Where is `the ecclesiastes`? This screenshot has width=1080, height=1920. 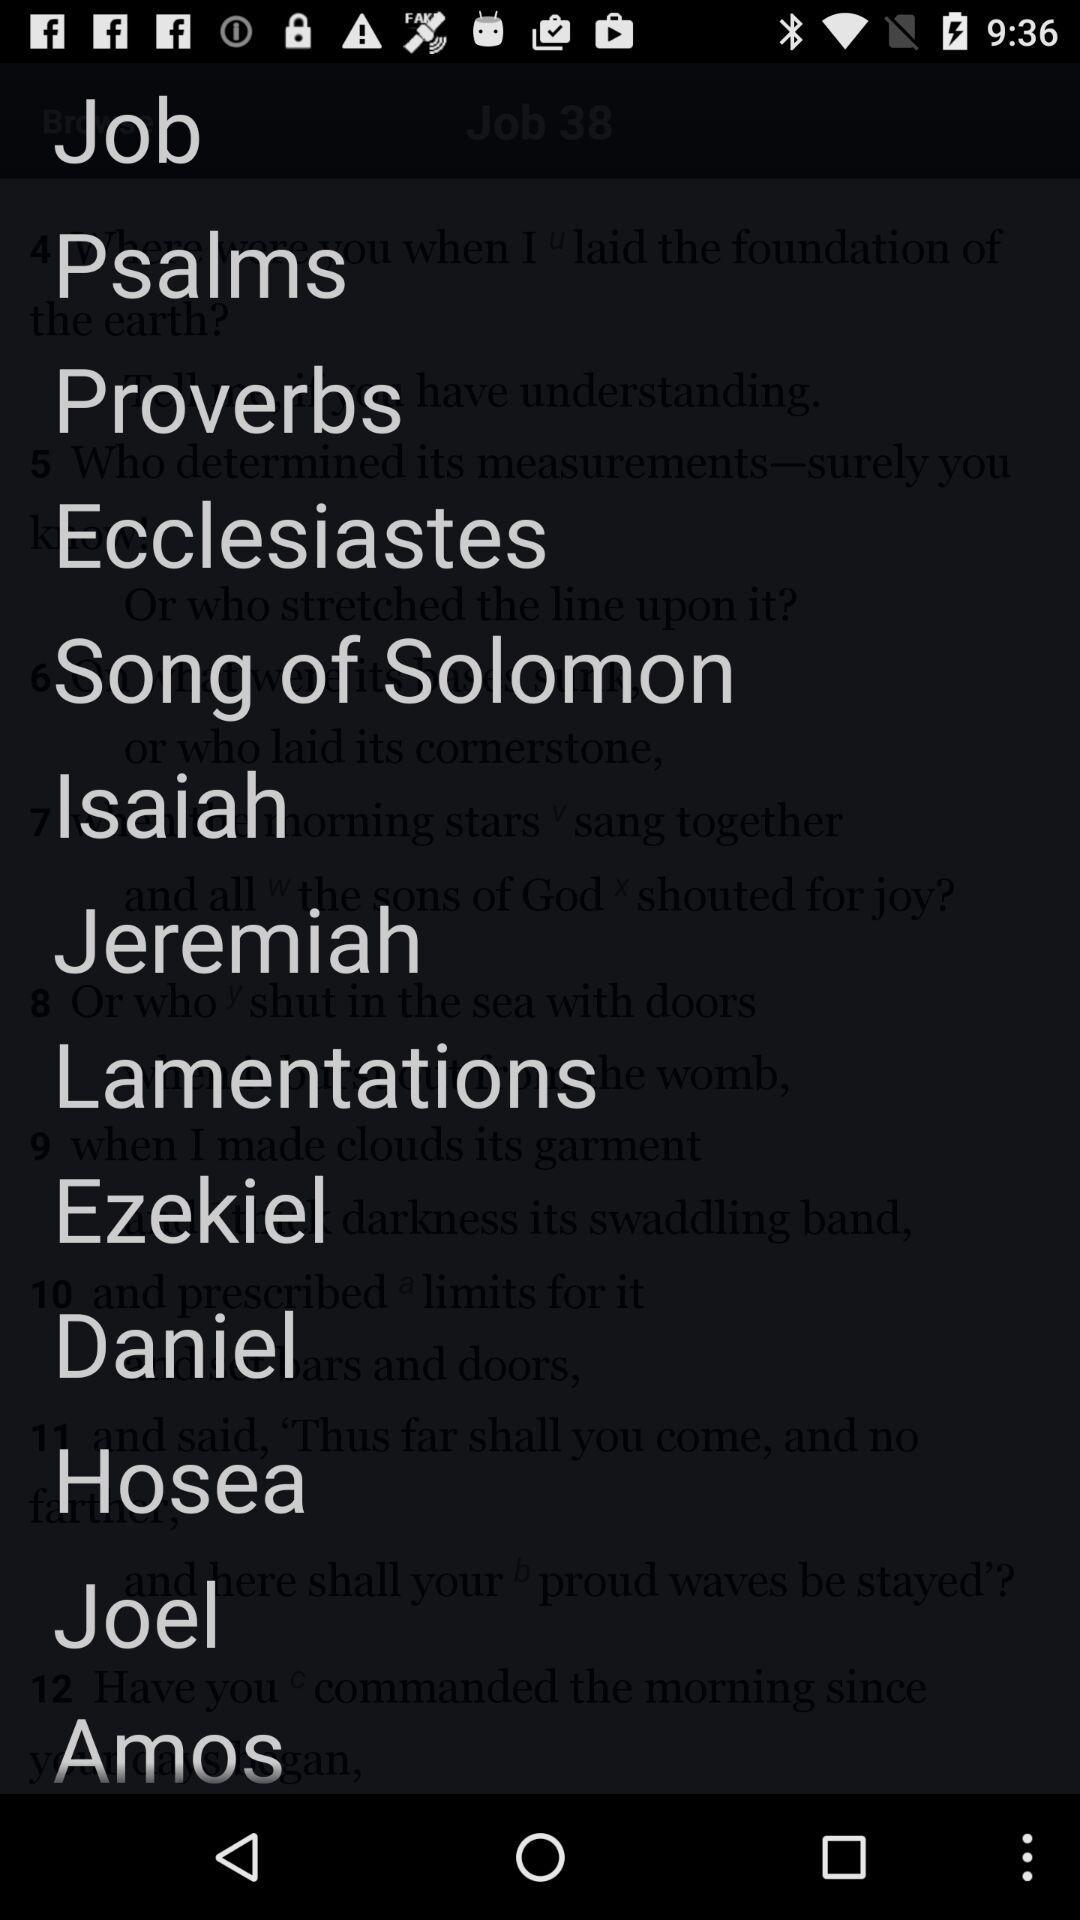
the ecclesiastes is located at coordinates (274, 532).